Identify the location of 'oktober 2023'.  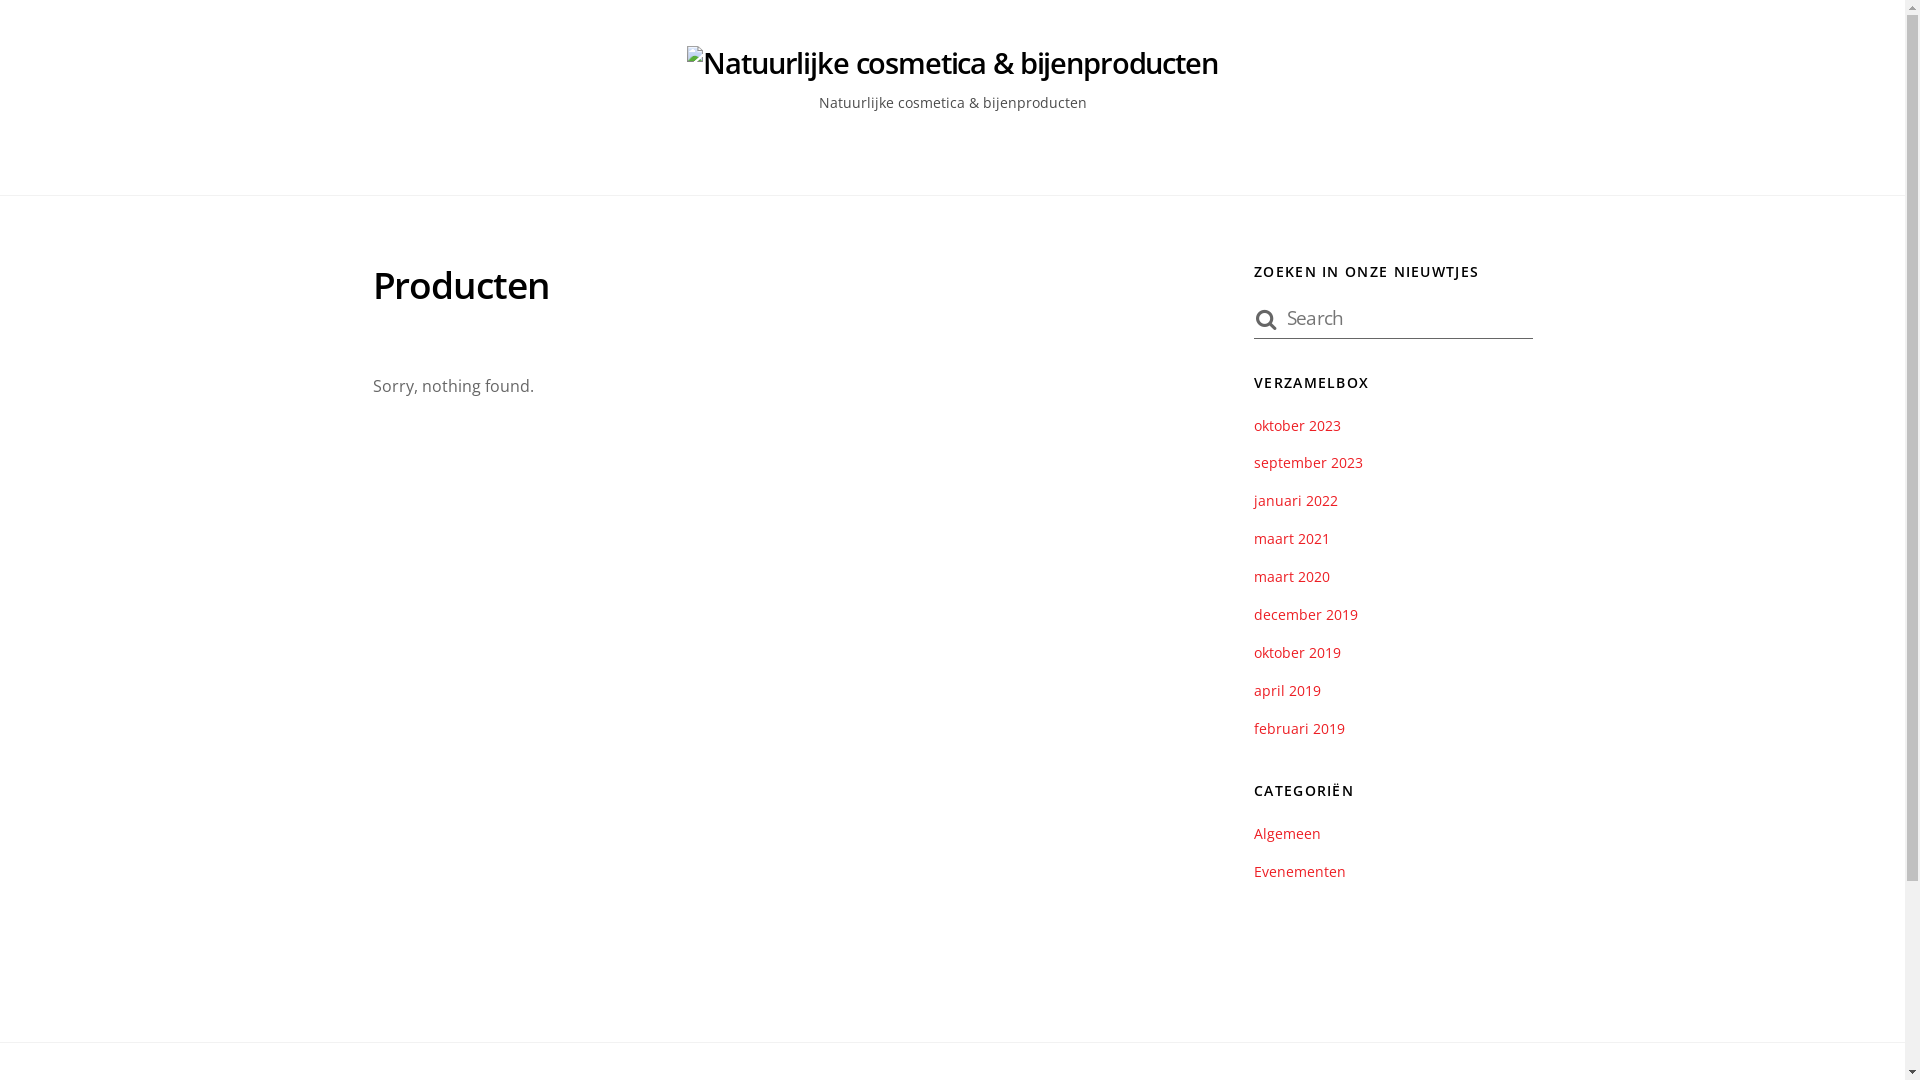
(1297, 424).